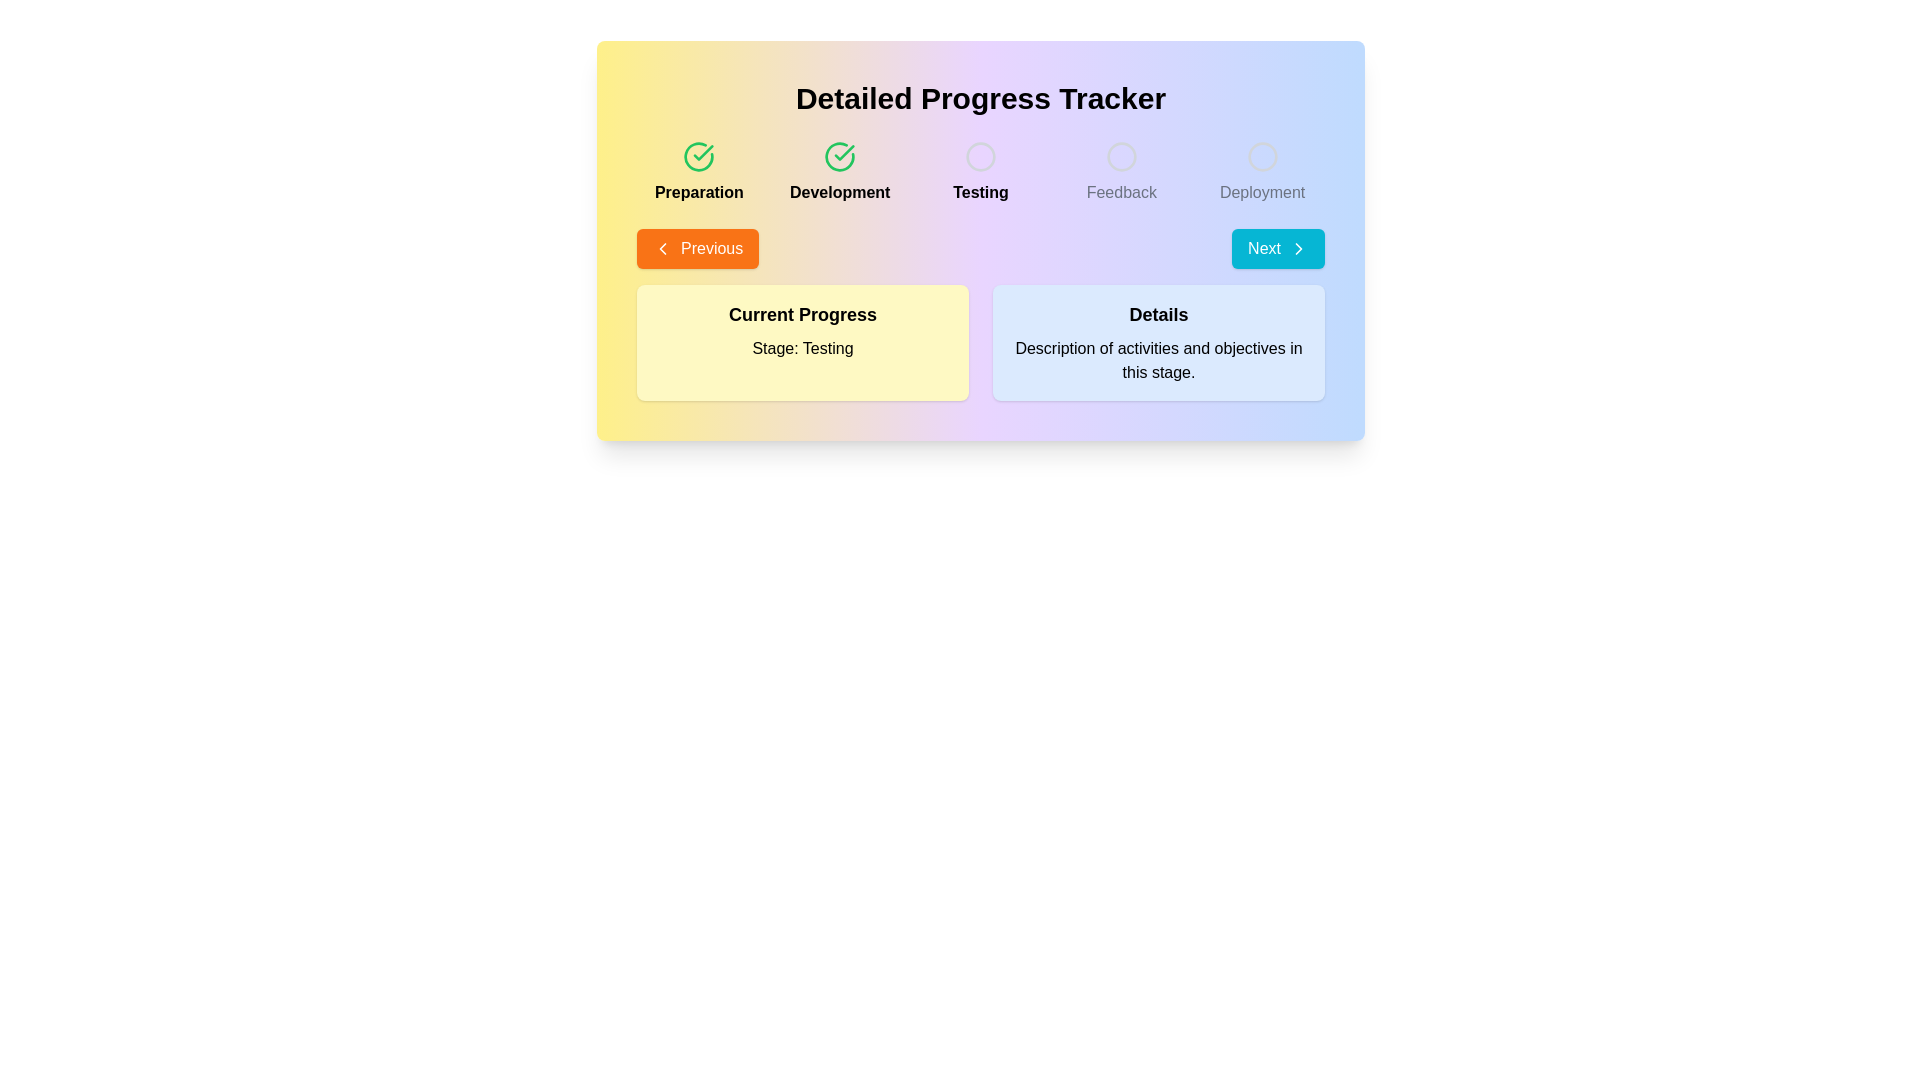 This screenshot has width=1920, height=1080. I want to click on descriptive information presented in the Text block located at the bottom section of the 'Details' box, which is positioned toward the right side of the main interface layout, so click(1158, 361).